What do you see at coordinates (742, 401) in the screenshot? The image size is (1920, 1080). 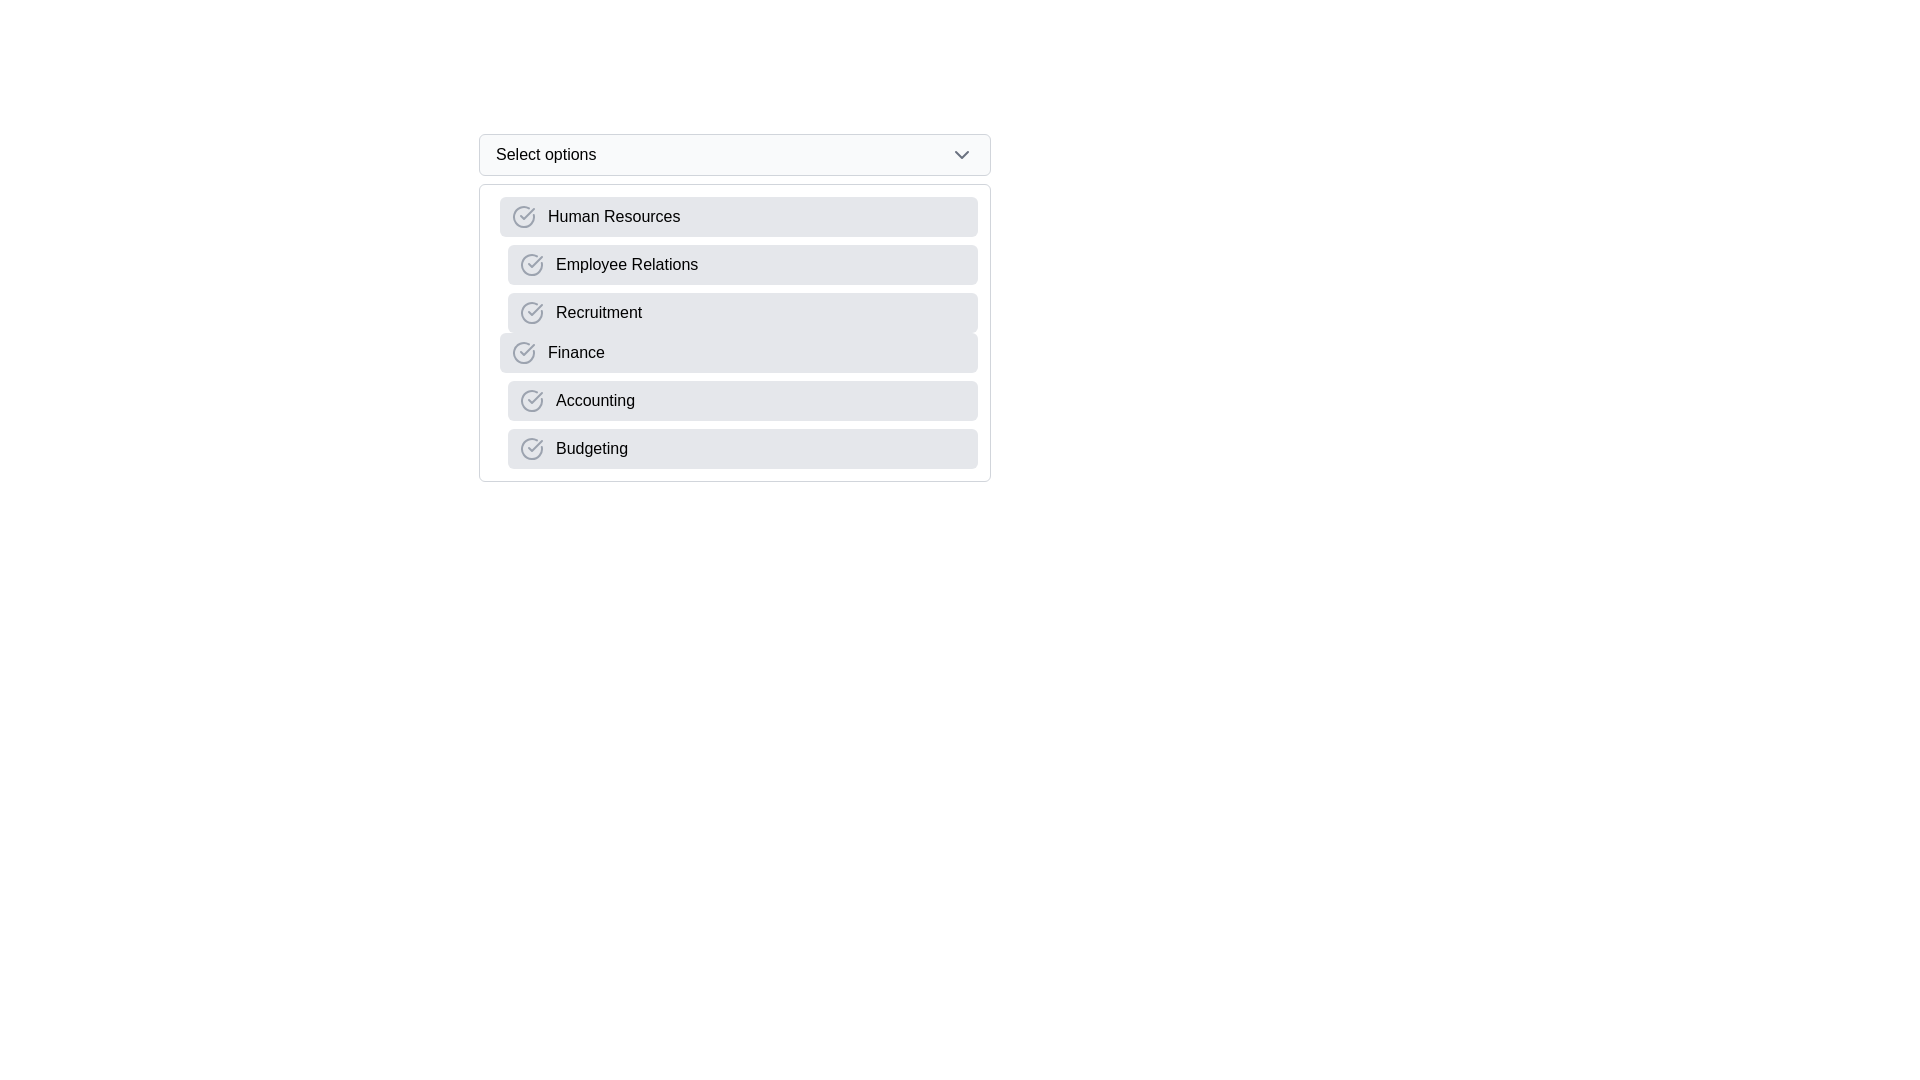 I see `the fourth selectable list item, located below 'Finance' and above 'Budgeting'` at bounding box center [742, 401].